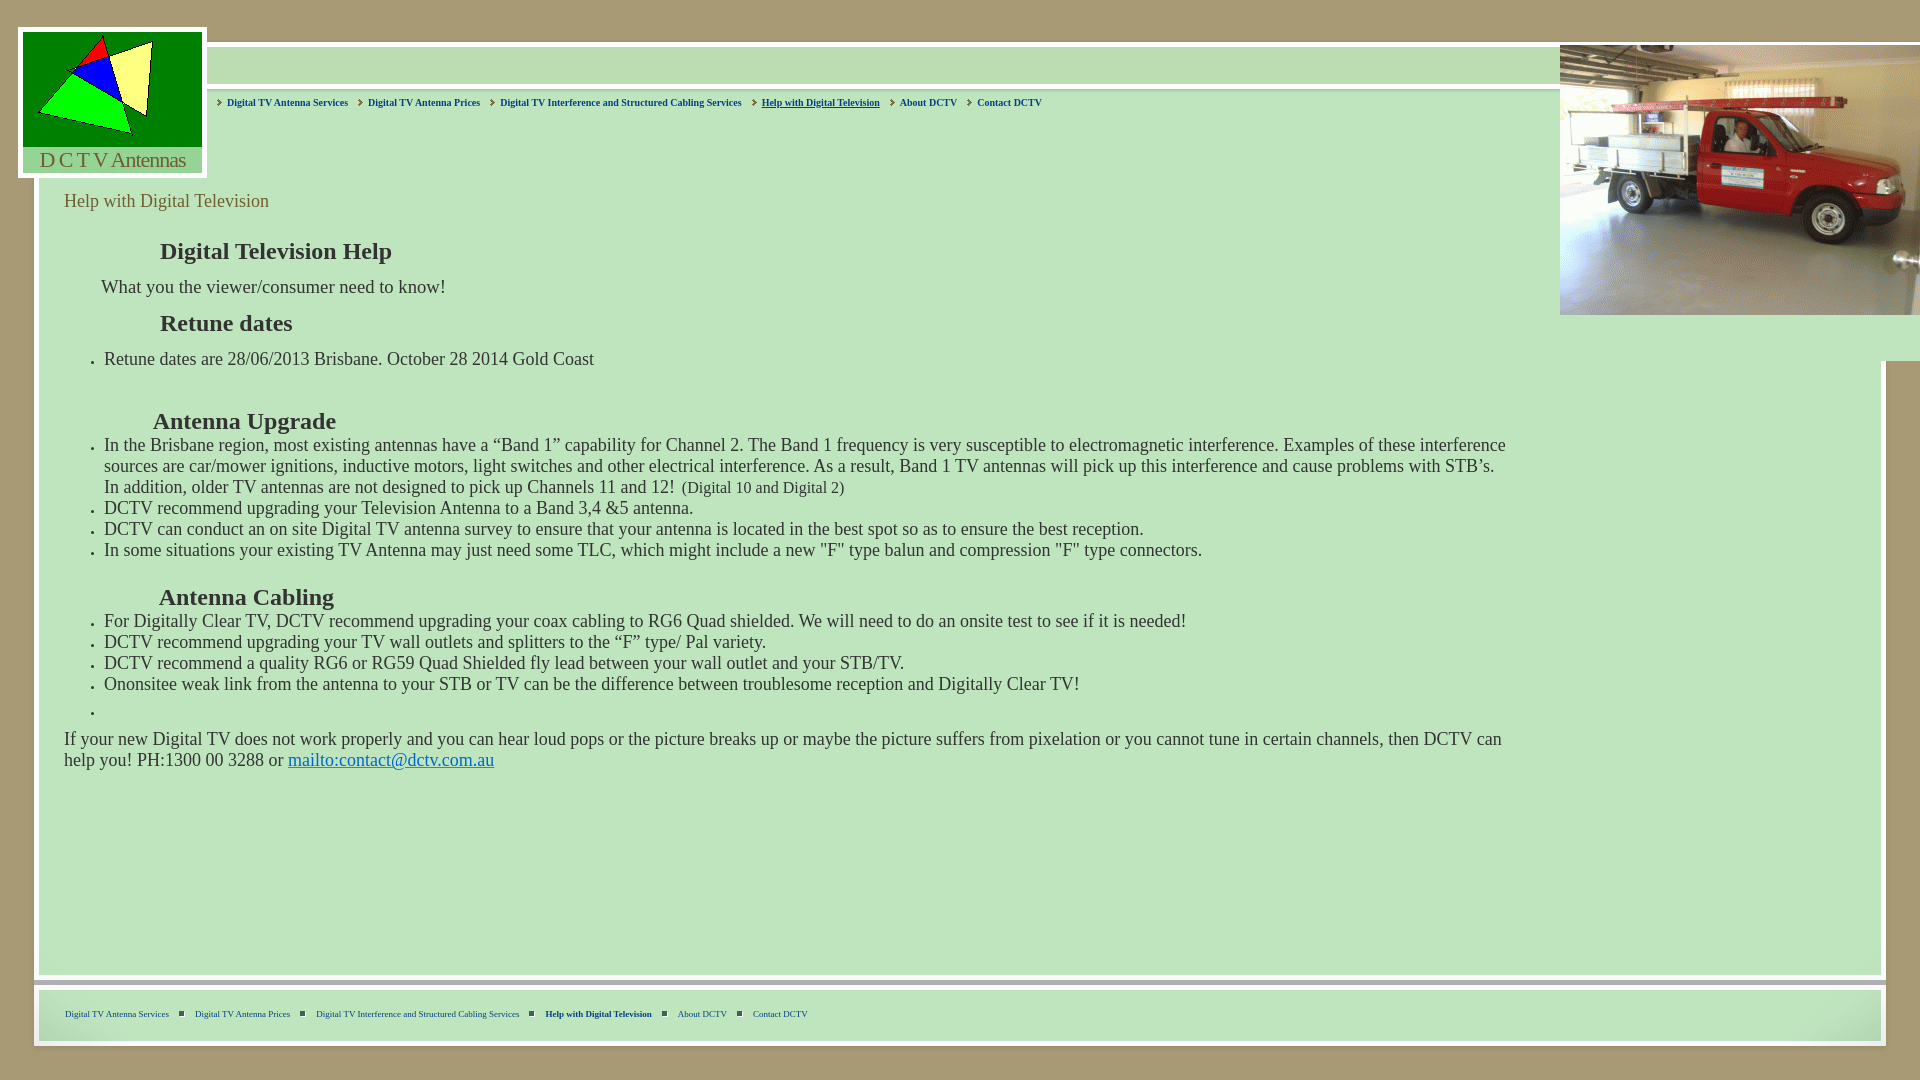 This screenshot has height=1080, width=1920. Describe the element at coordinates (422, 102) in the screenshot. I see `'Digital TV Antenna Prices'` at that location.